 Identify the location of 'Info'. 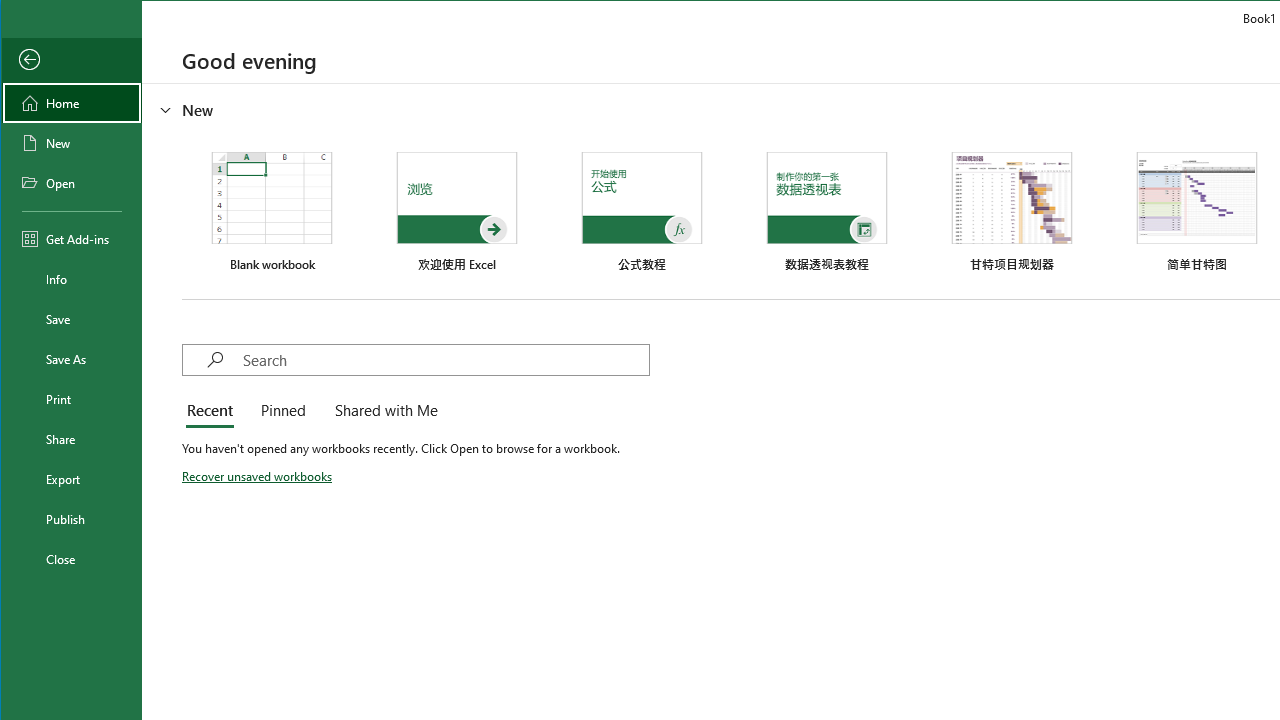
(72, 279).